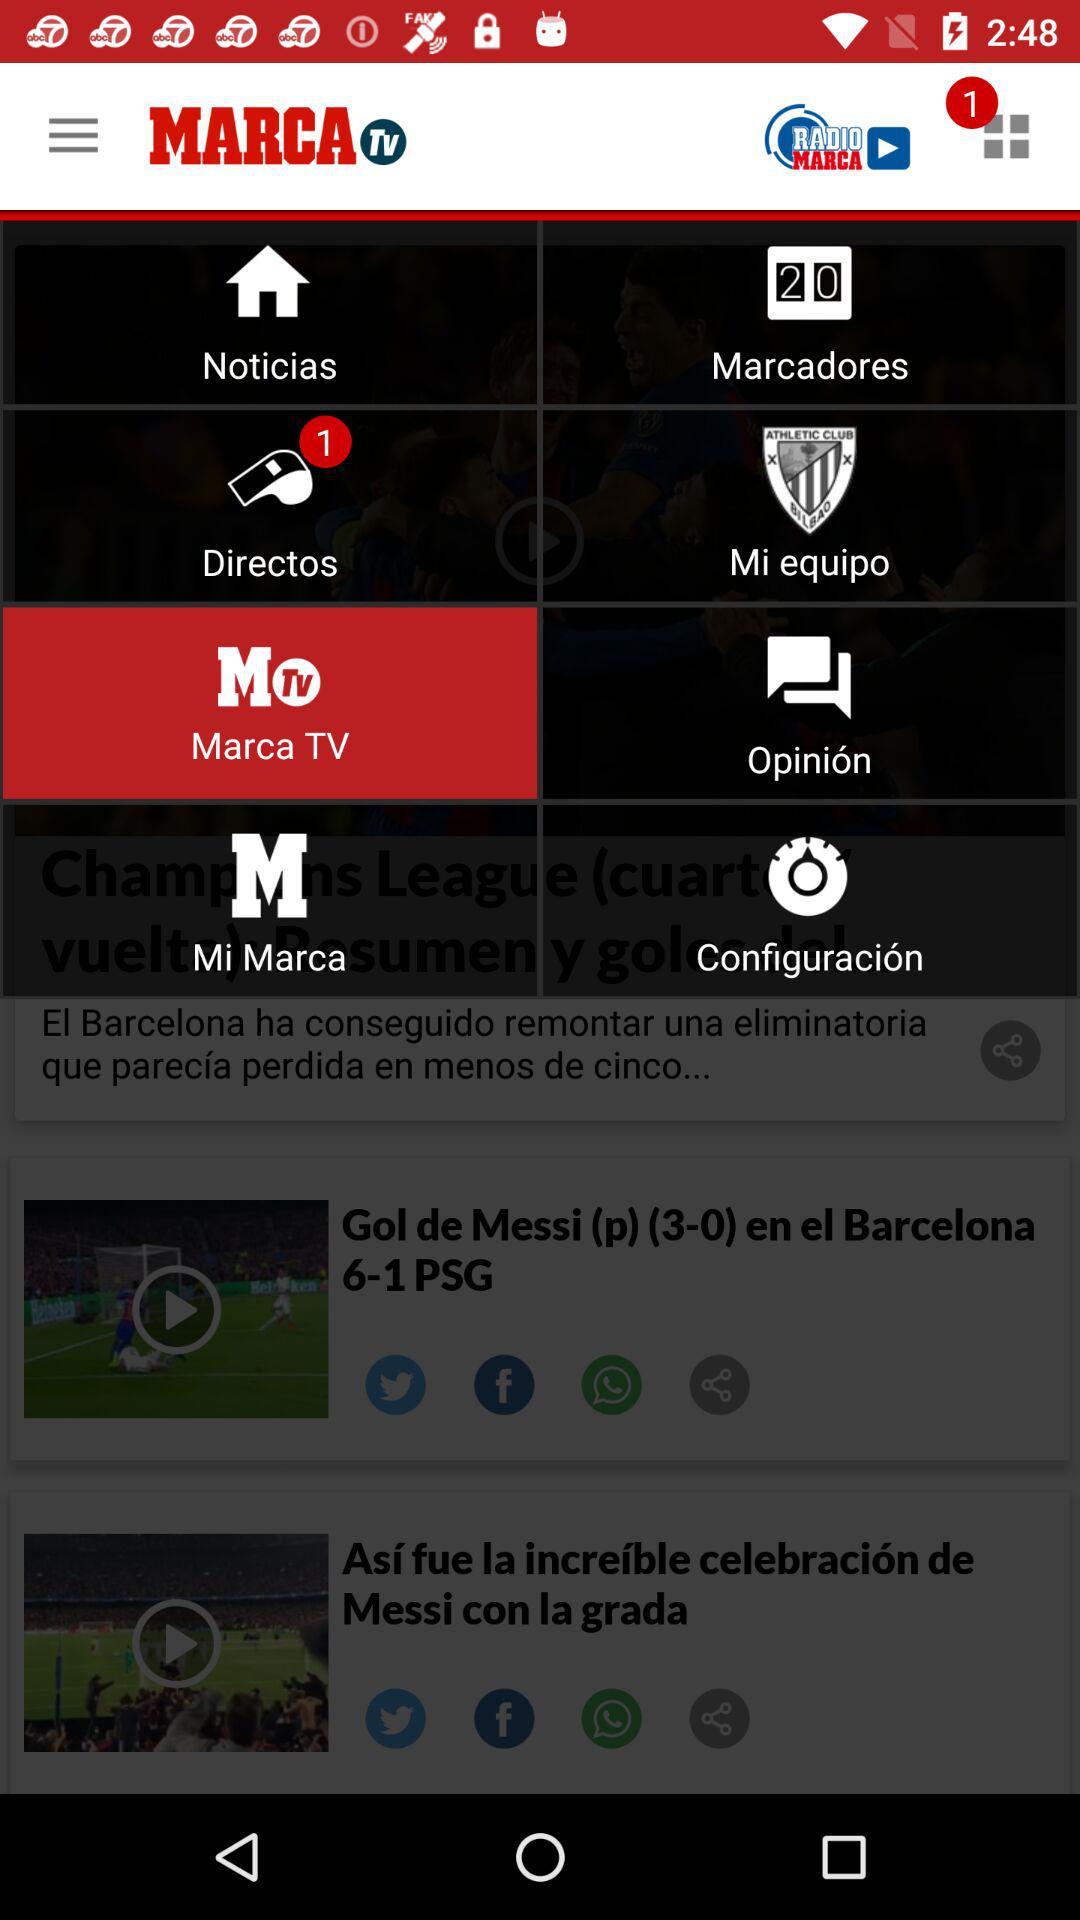 Image resolution: width=1080 pixels, height=1920 pixels. What do you see at coordinates (503, 1384) in the screenshot?
I see `share the video facebook` at bounding box center [503, 1384].